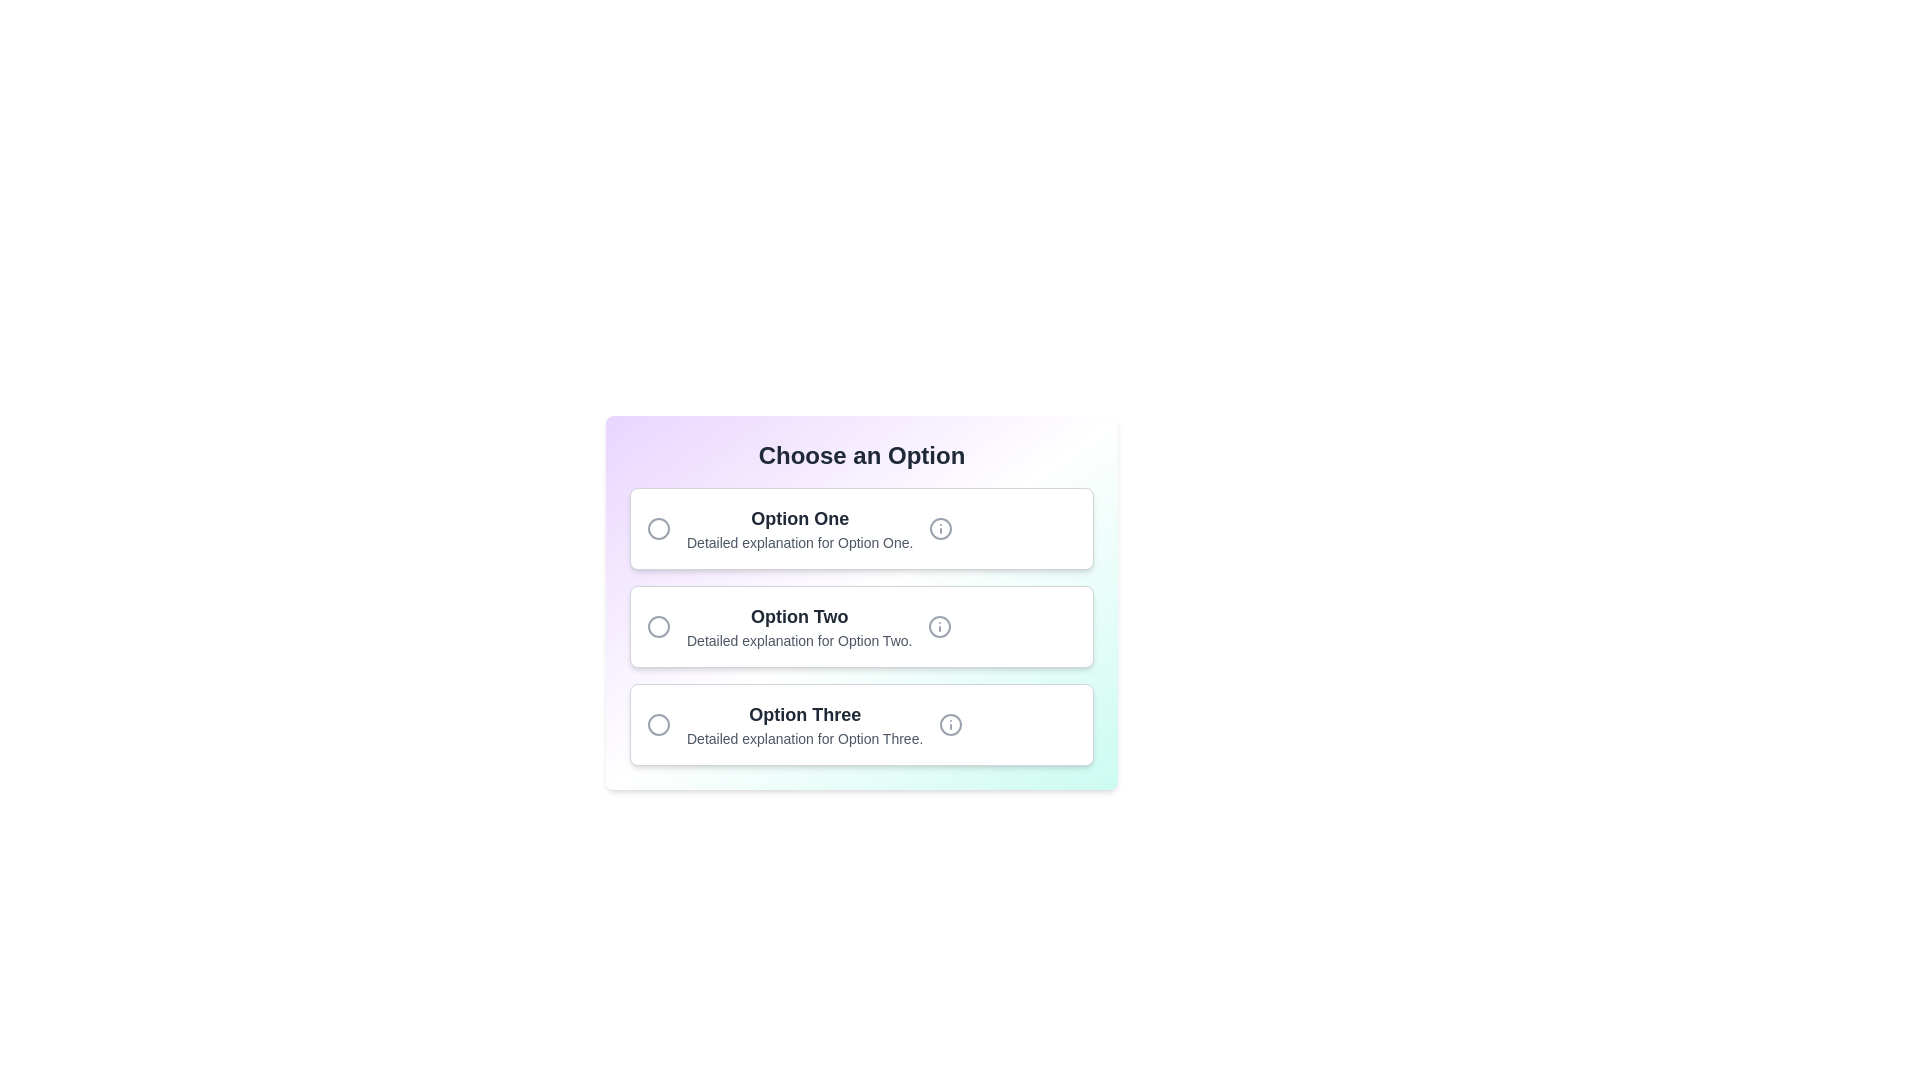 The image size is (1920, 1080). Describe the element at coordinates (658, 626) in the screenshot. I see `the radio button-like icon that is positioned to the left of 'Option Two' and 'Detailed explanation for Option Two'` at that location.